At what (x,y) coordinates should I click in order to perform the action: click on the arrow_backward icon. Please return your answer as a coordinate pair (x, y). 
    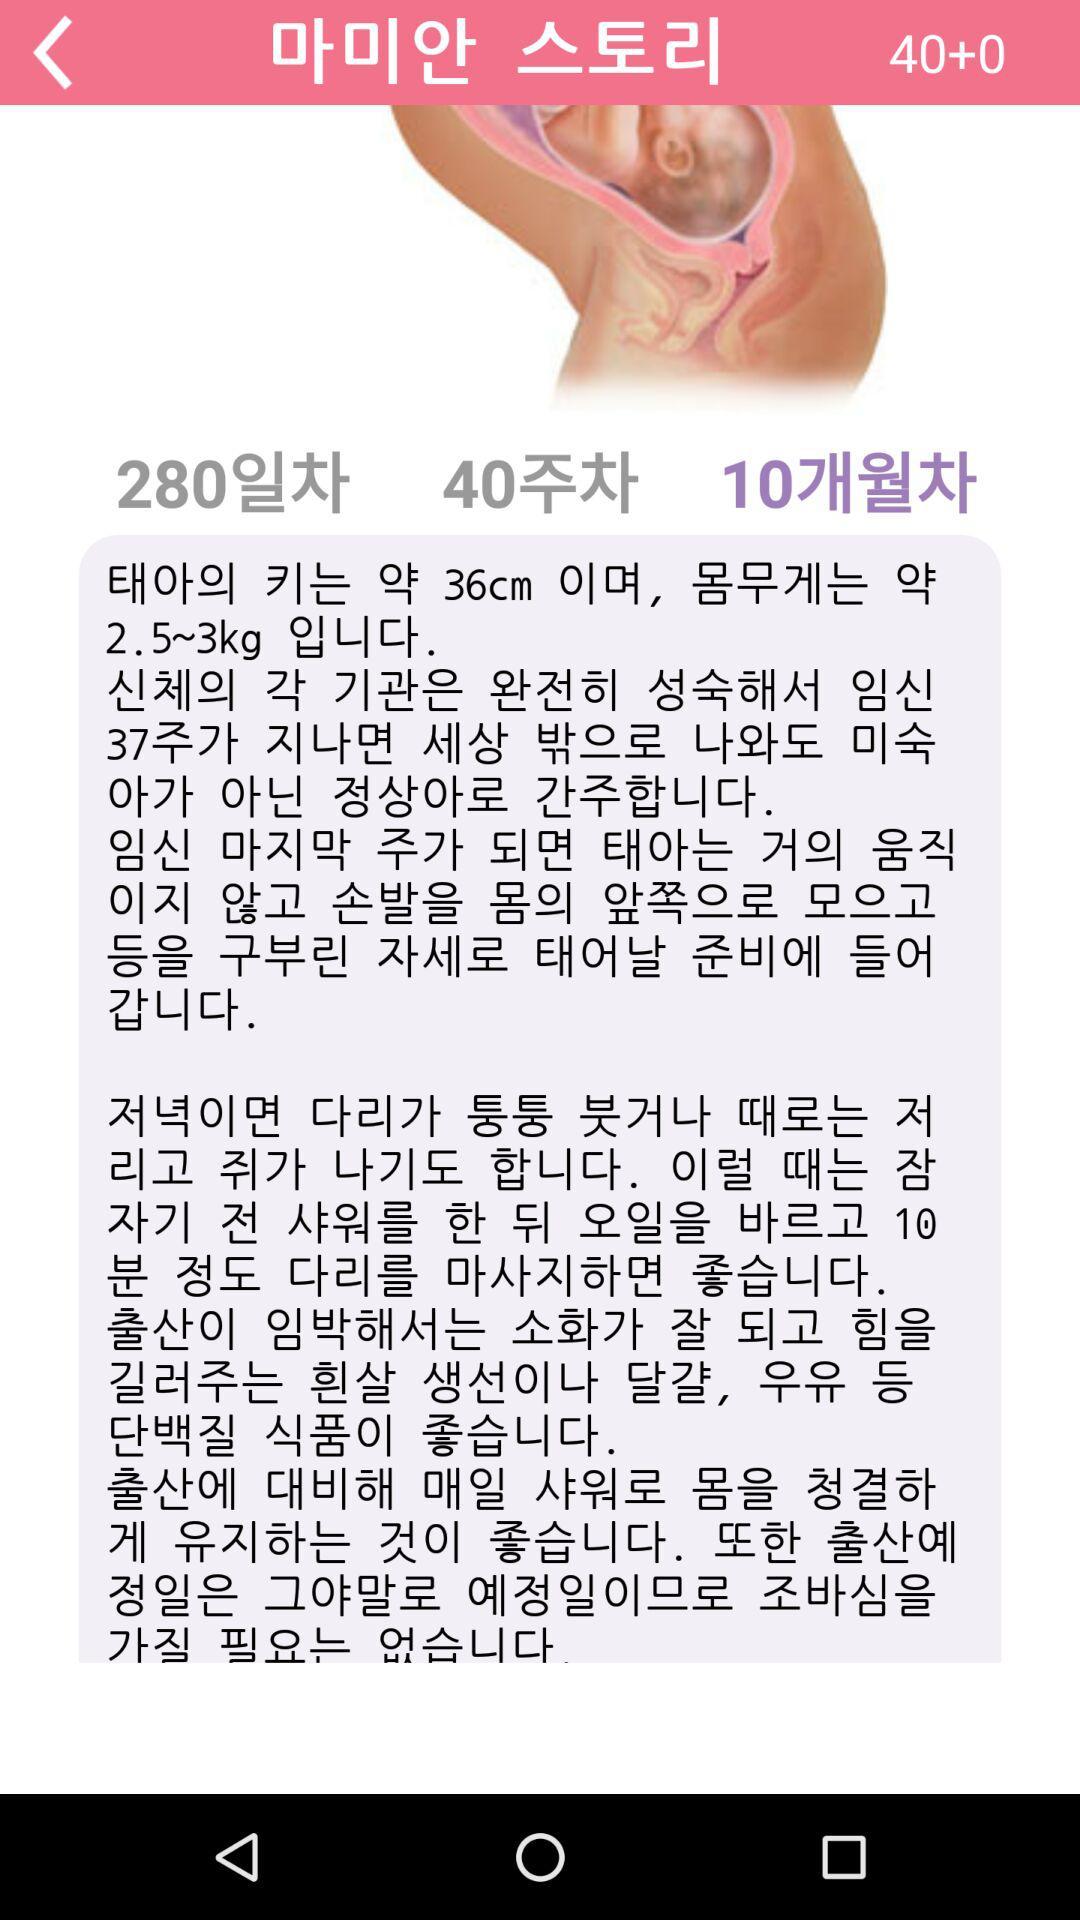
    Looking at the image, I should click on (51, 56).